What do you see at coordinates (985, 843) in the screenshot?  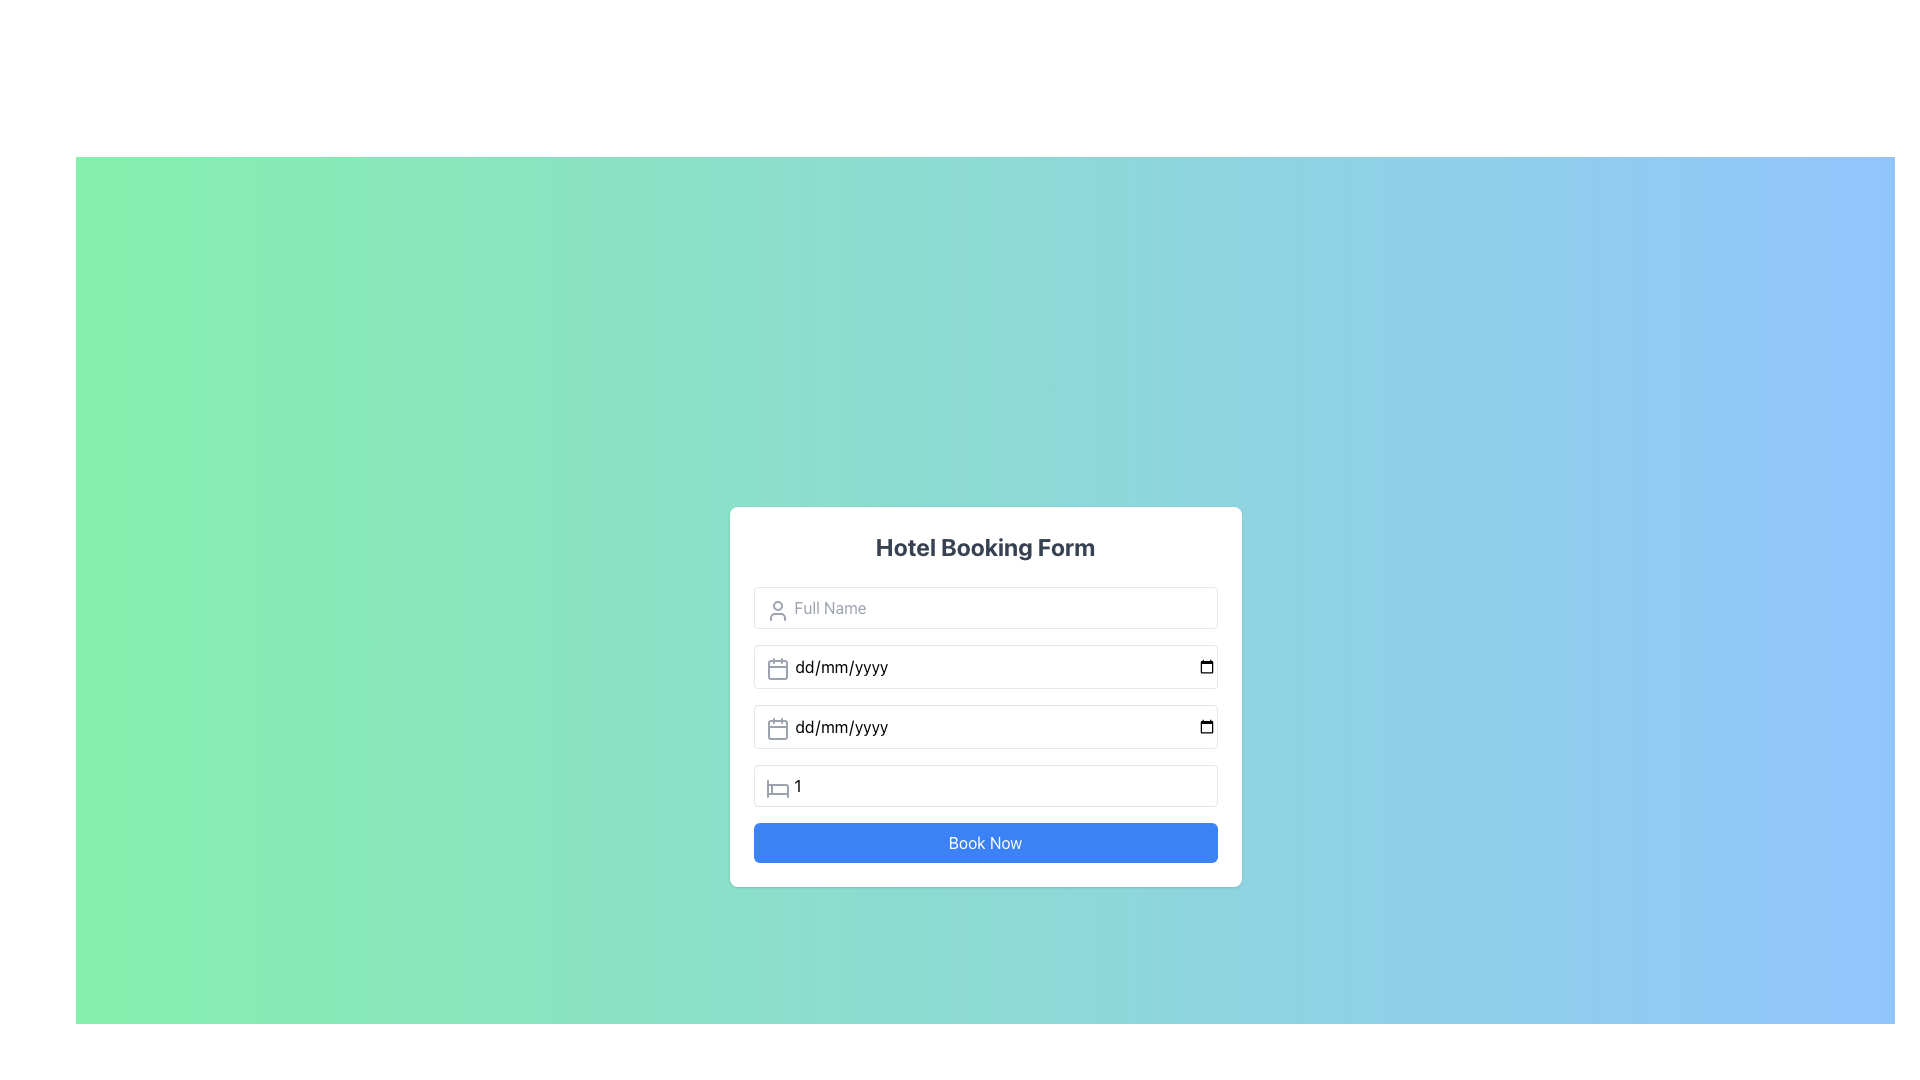 I see `the blue rectangular 'Book Now' button with rounded edges` at bounding box center [985, 843].